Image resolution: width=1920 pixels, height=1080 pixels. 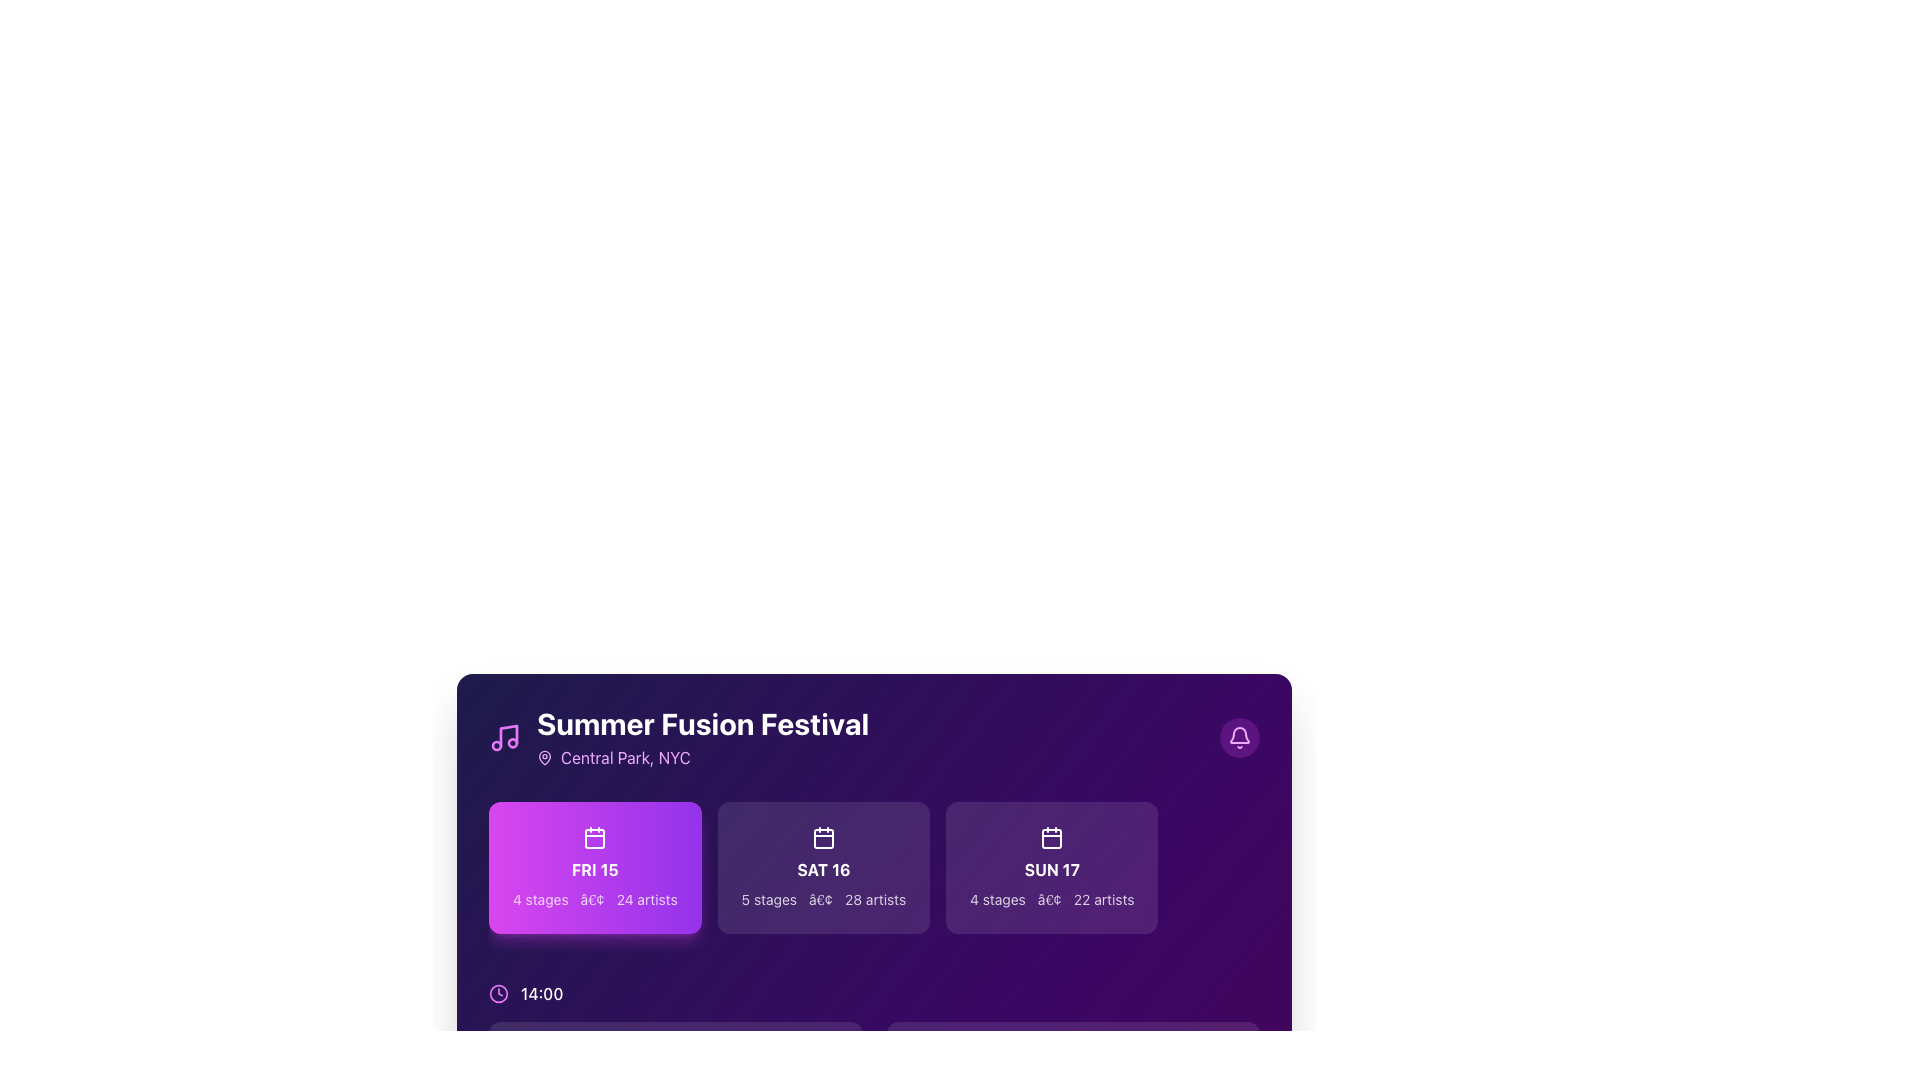 I want to click on the calendar icon with a white outline located on the purple background, positioned at the top-center of the 'SUN 17' card, so click(x=1051, y=837).